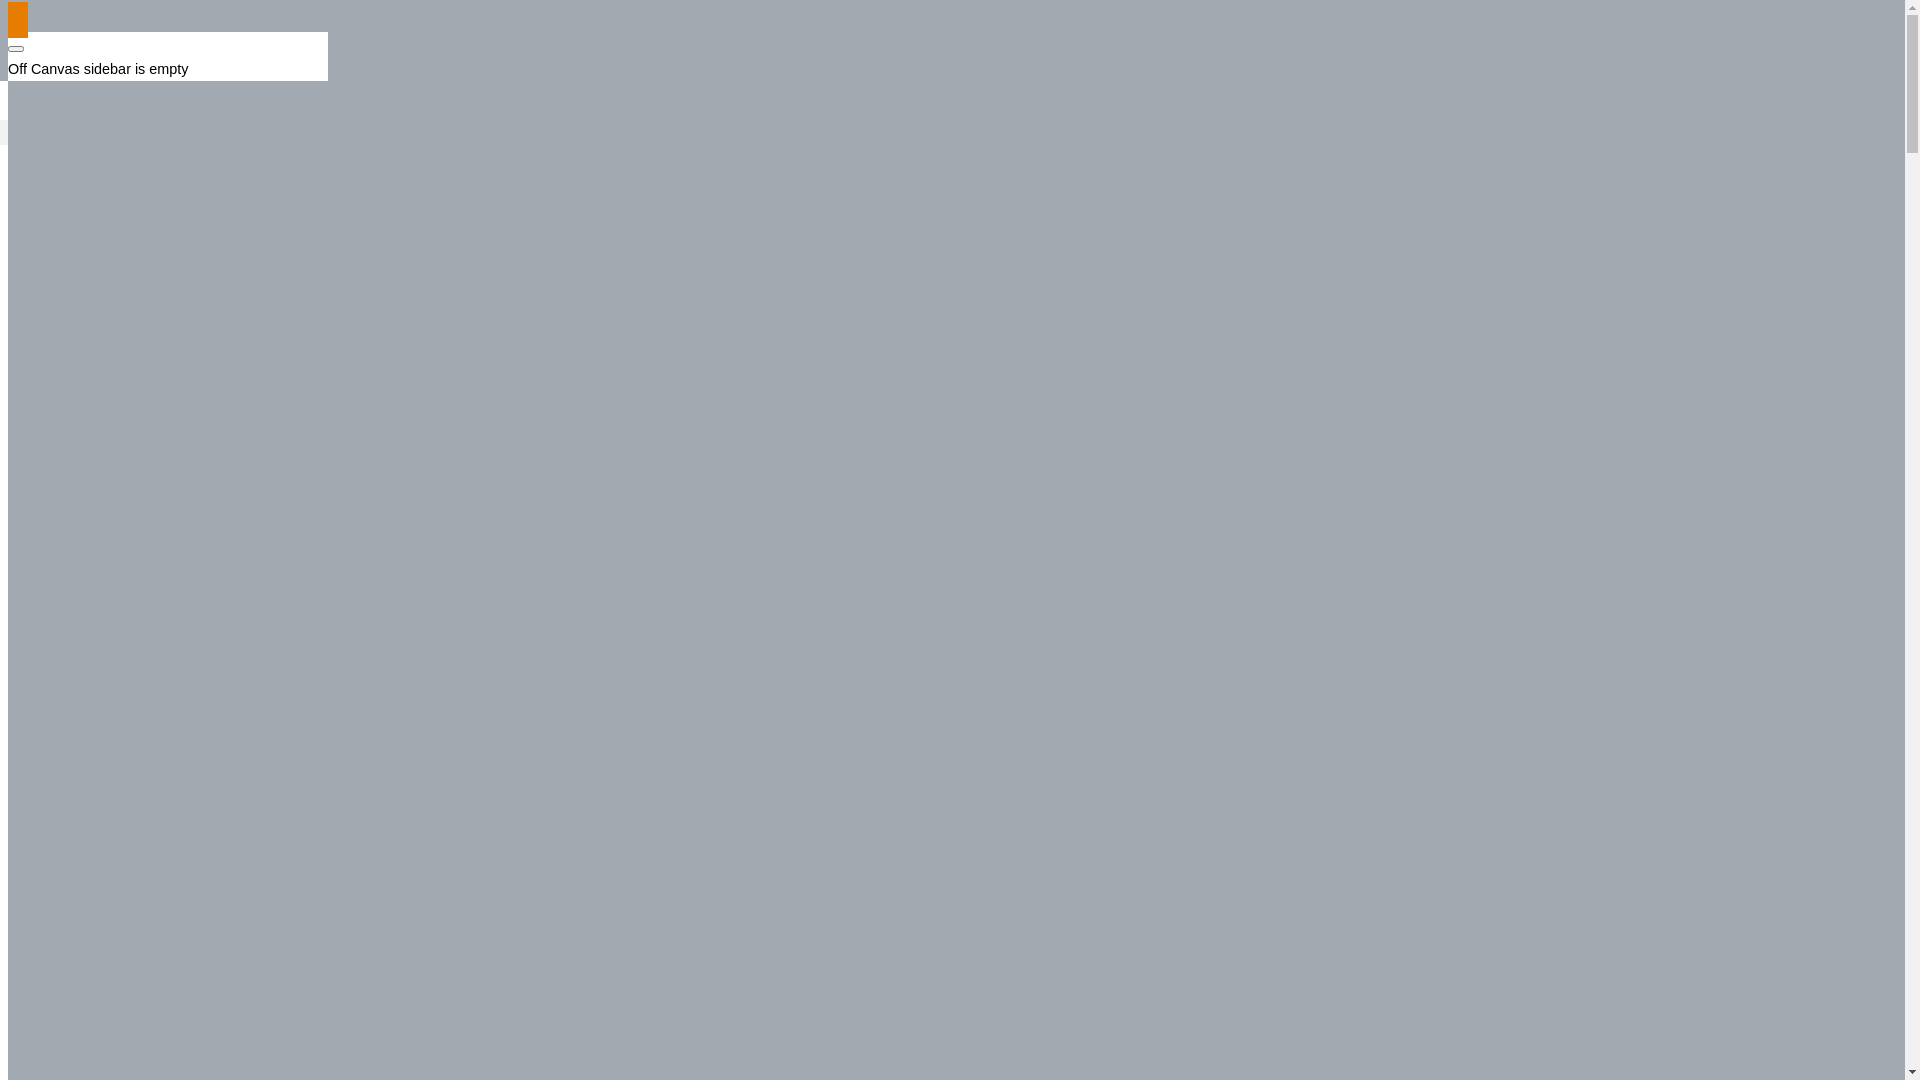 The width and height of the screenshot is (1920, 1080). Describe the element at coordinates (18, 19) in the screenshot. I see `'Back to Top'` at that location.